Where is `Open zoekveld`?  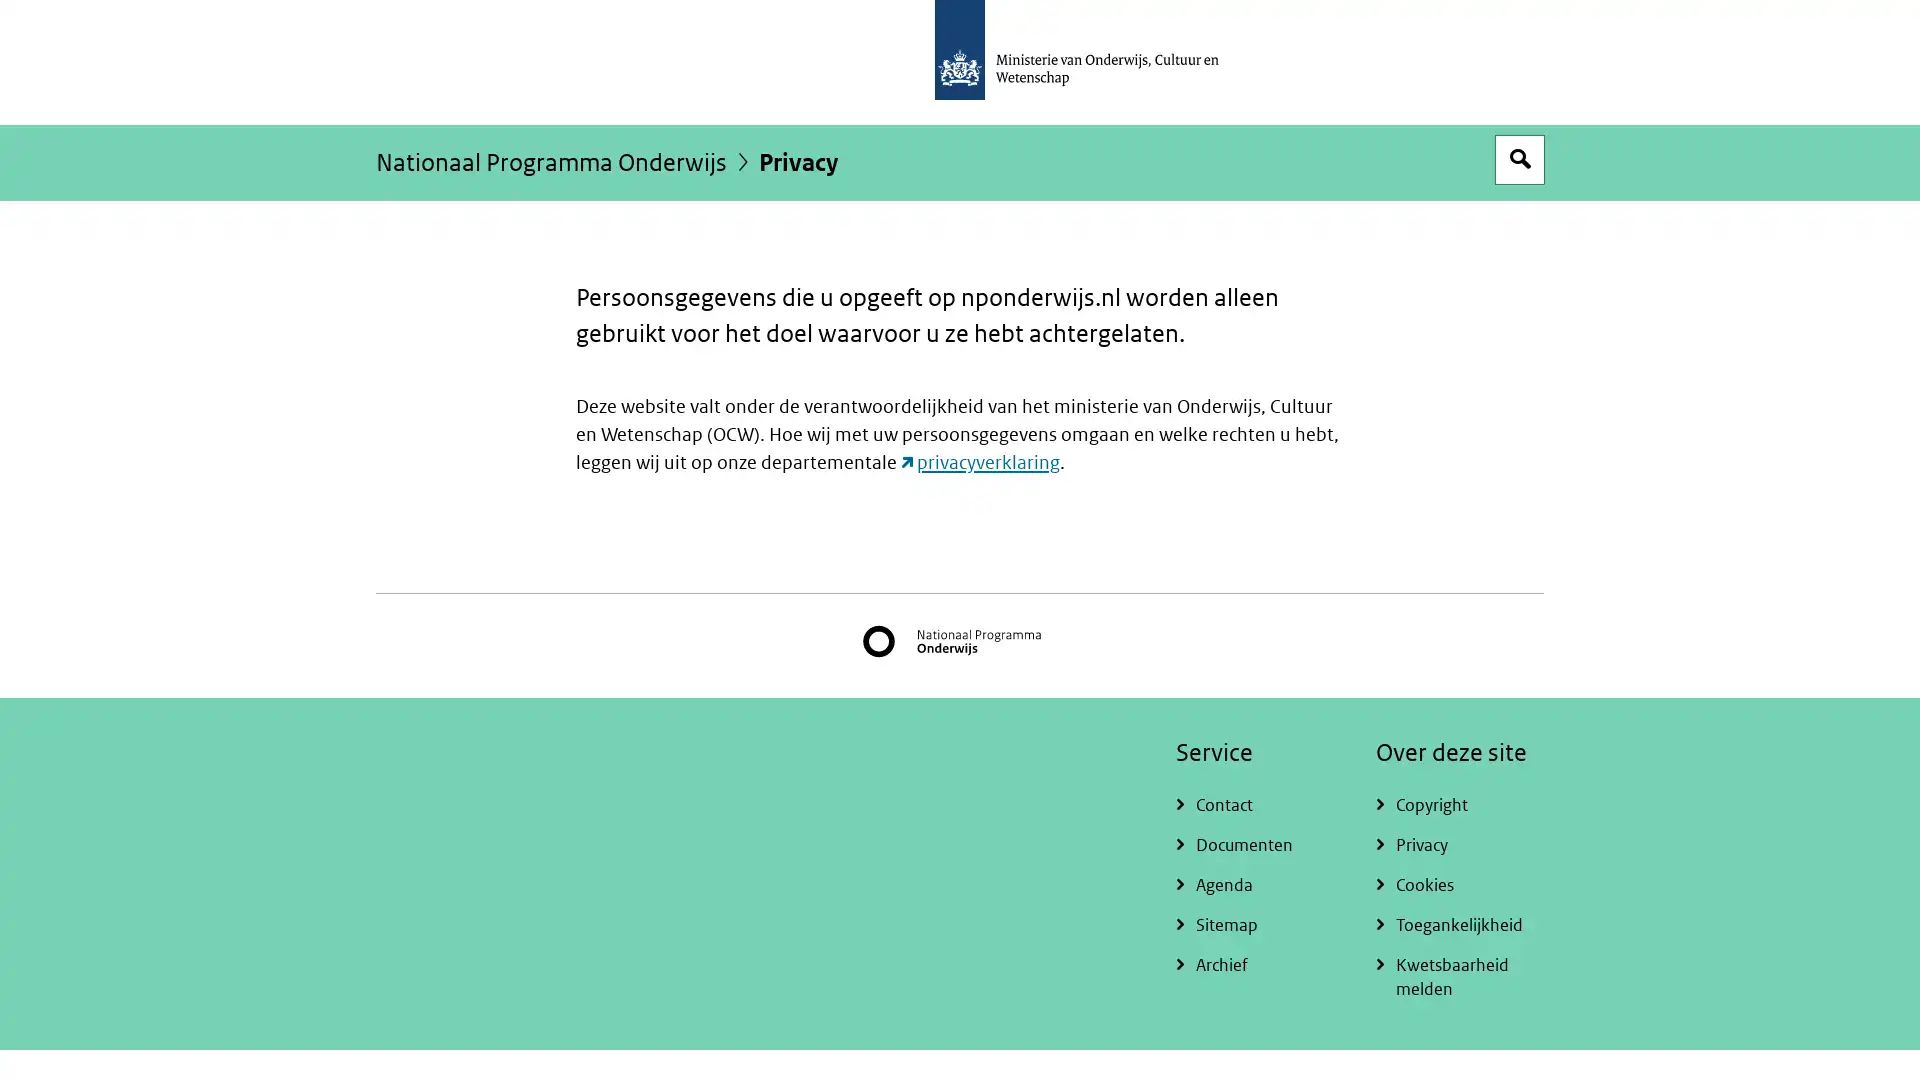
Open zoekveld is located at coordinates (1520, 158).